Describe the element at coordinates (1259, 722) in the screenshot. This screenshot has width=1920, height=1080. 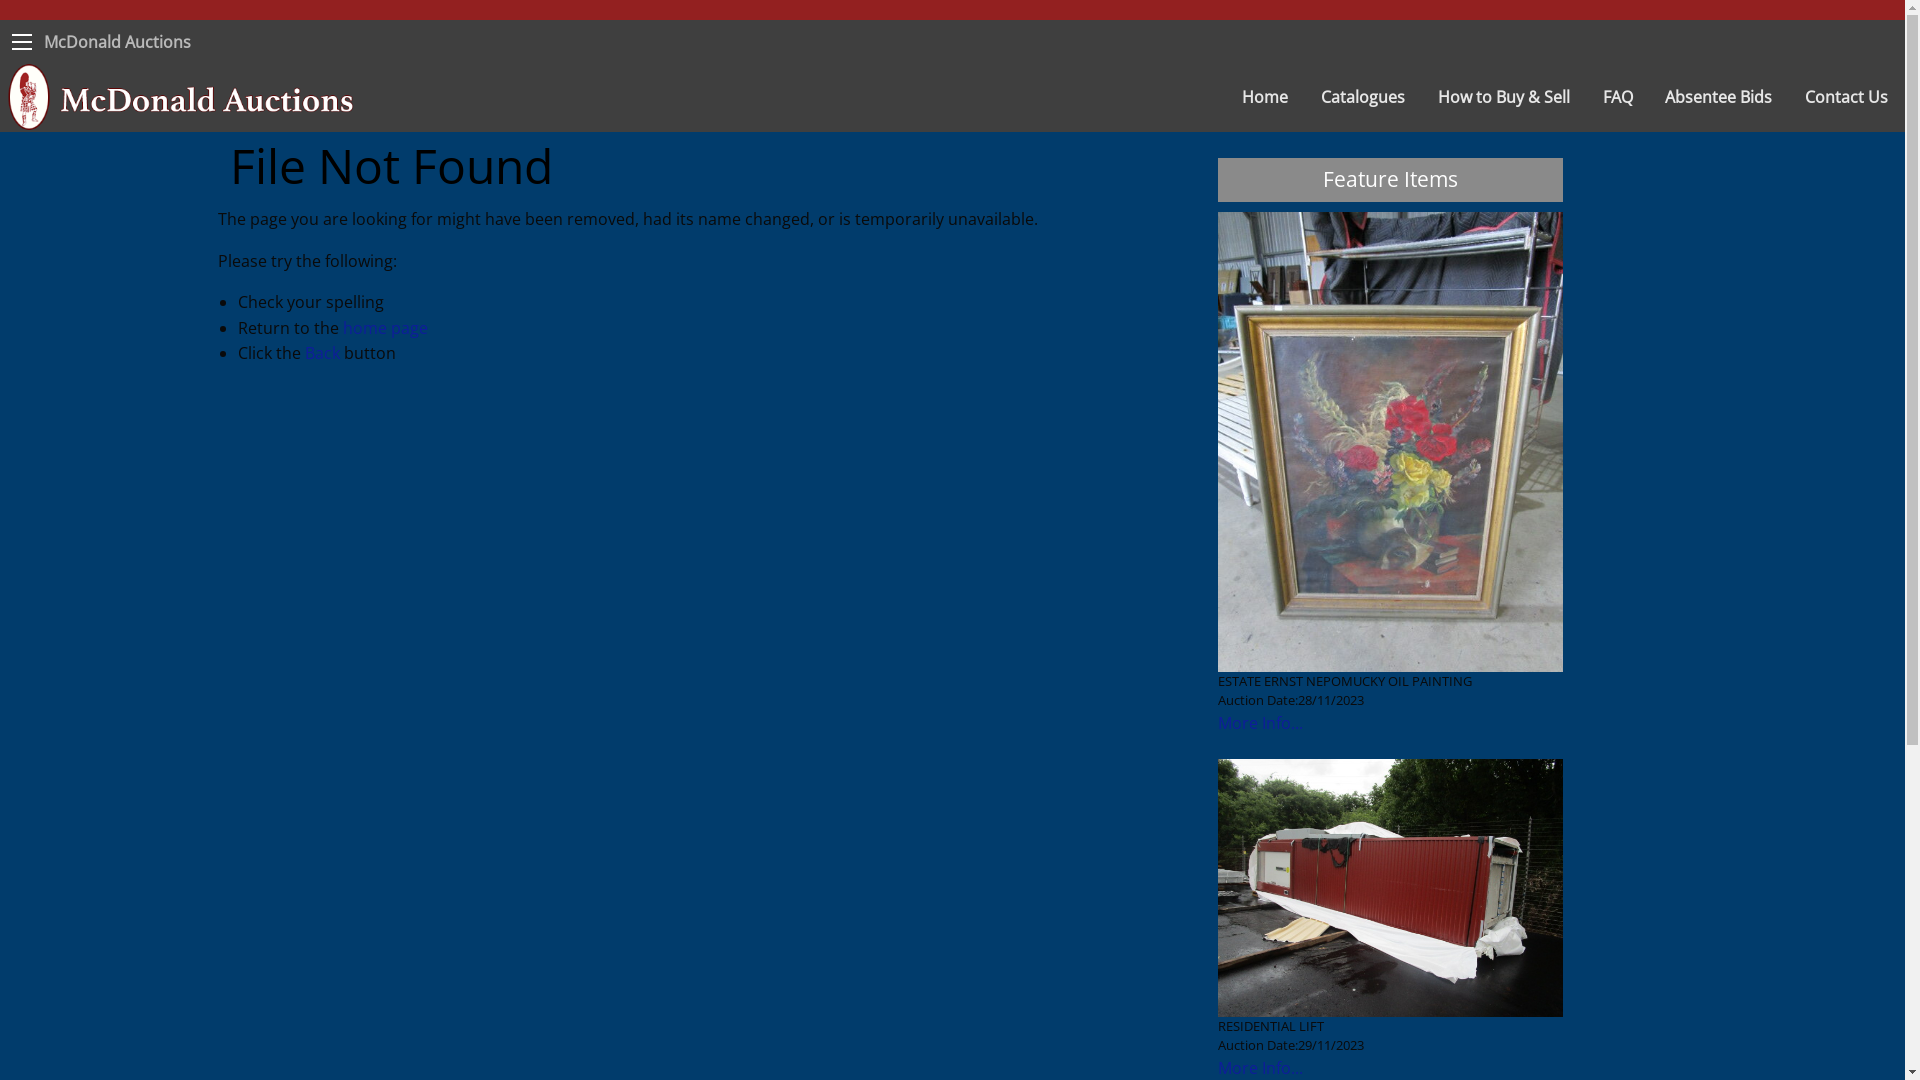
I see `'More Info...'` at that location.